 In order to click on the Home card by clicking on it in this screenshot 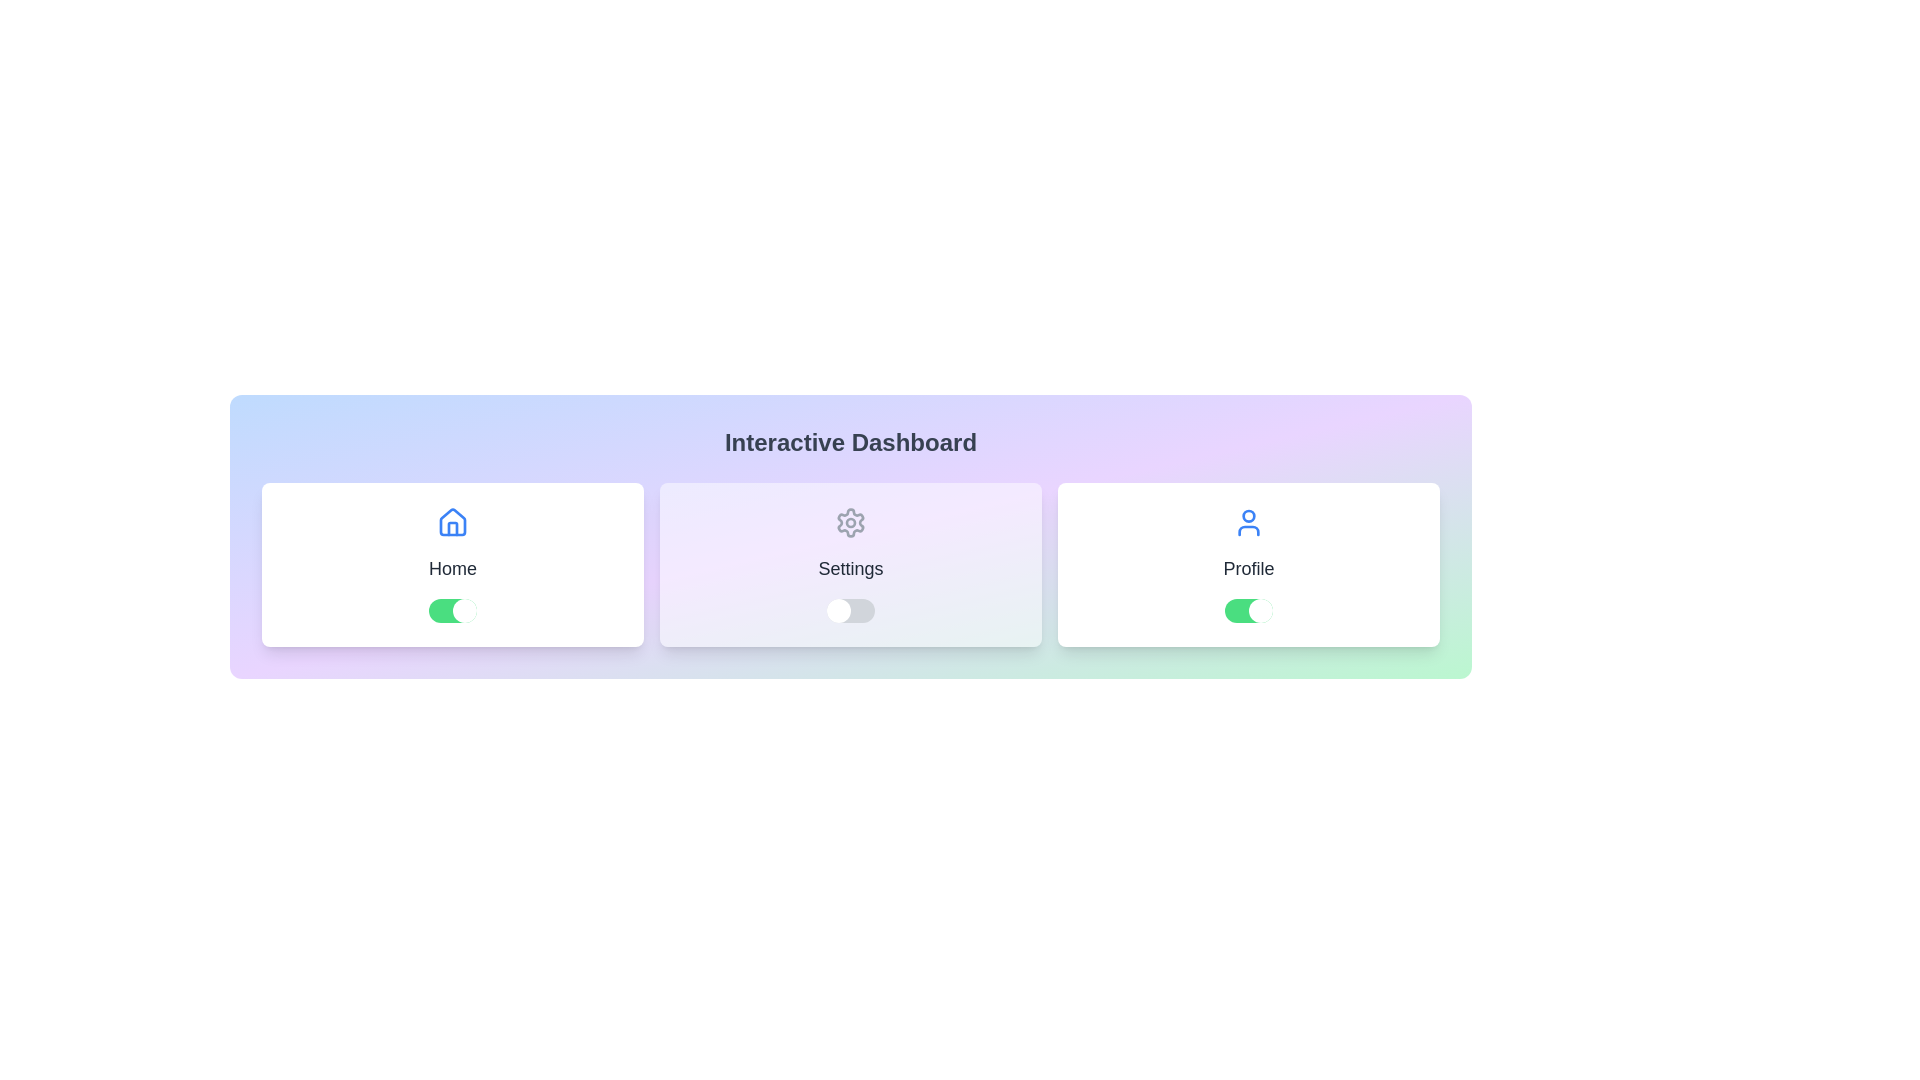, I will do `click(451, 564)`.